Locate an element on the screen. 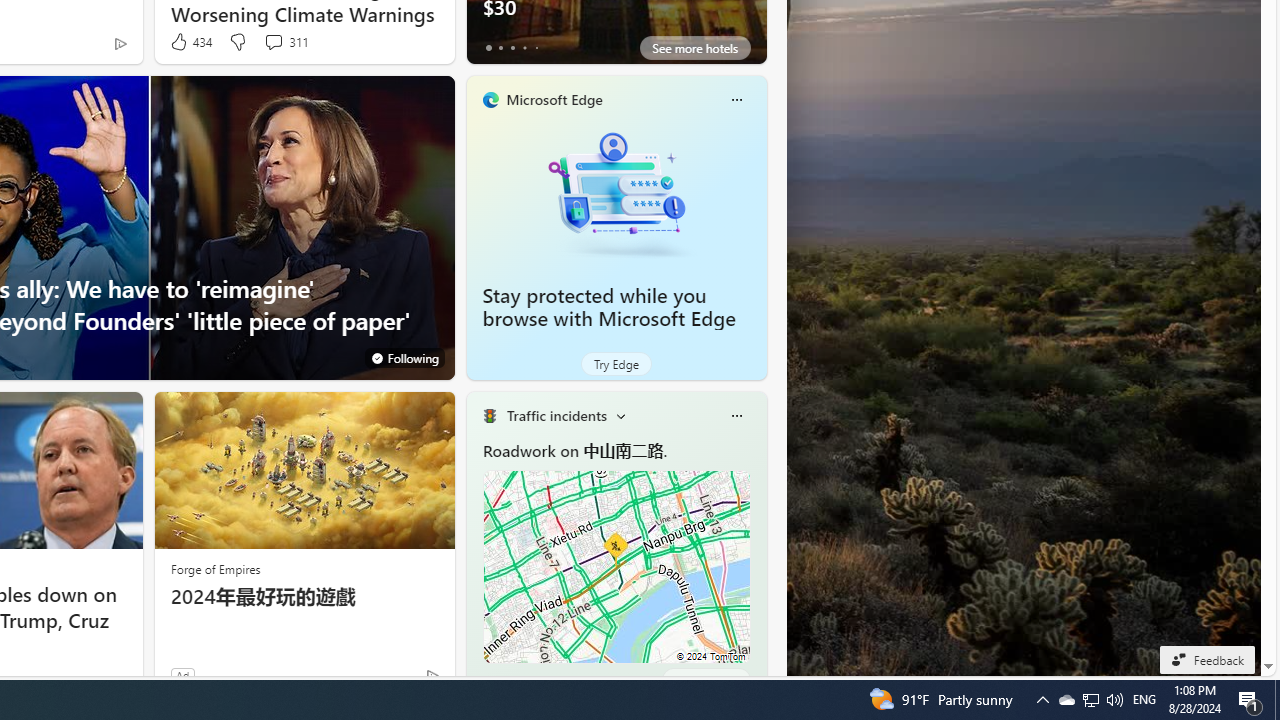 The height and width of the screenshot is (720, 1280). '434 Like' is located at coordinates (190, 42).